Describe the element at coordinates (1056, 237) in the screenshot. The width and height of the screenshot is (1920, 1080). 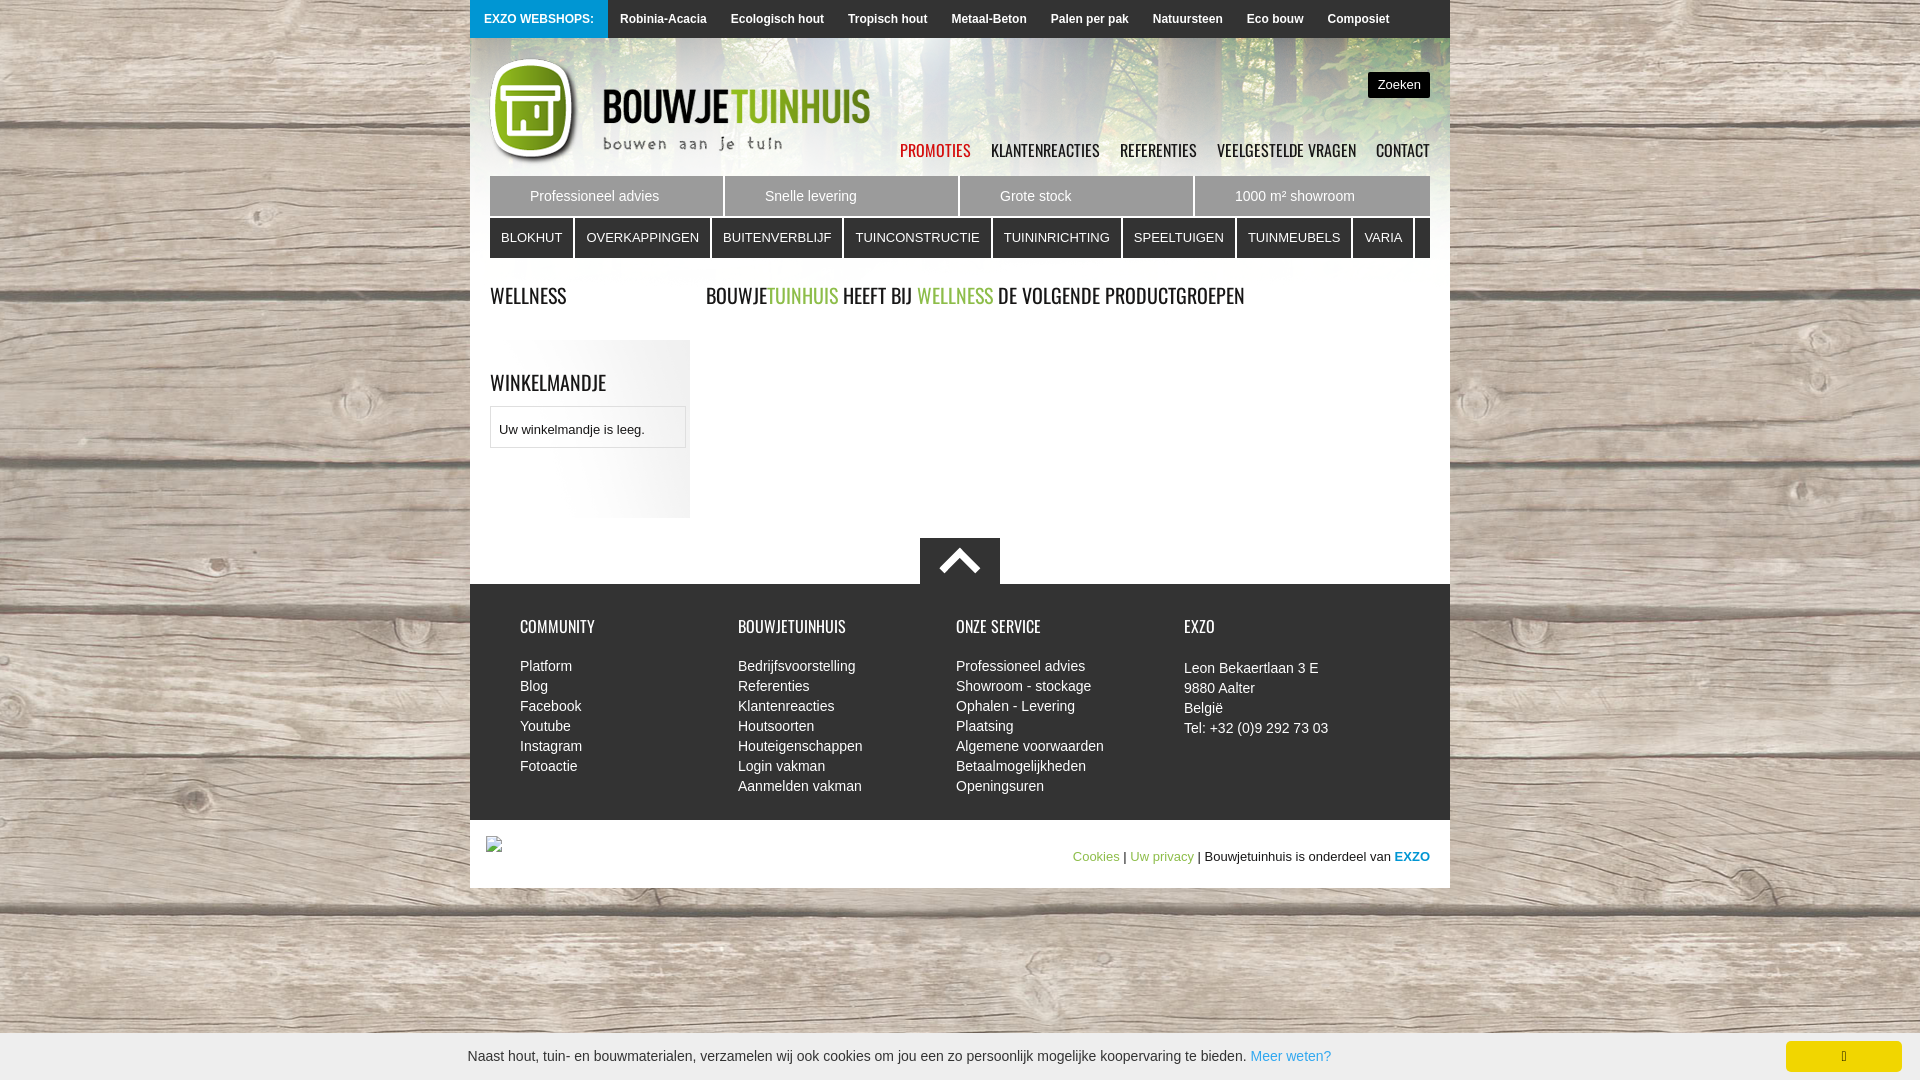
I see `'TUININRICHTING'` at that location.